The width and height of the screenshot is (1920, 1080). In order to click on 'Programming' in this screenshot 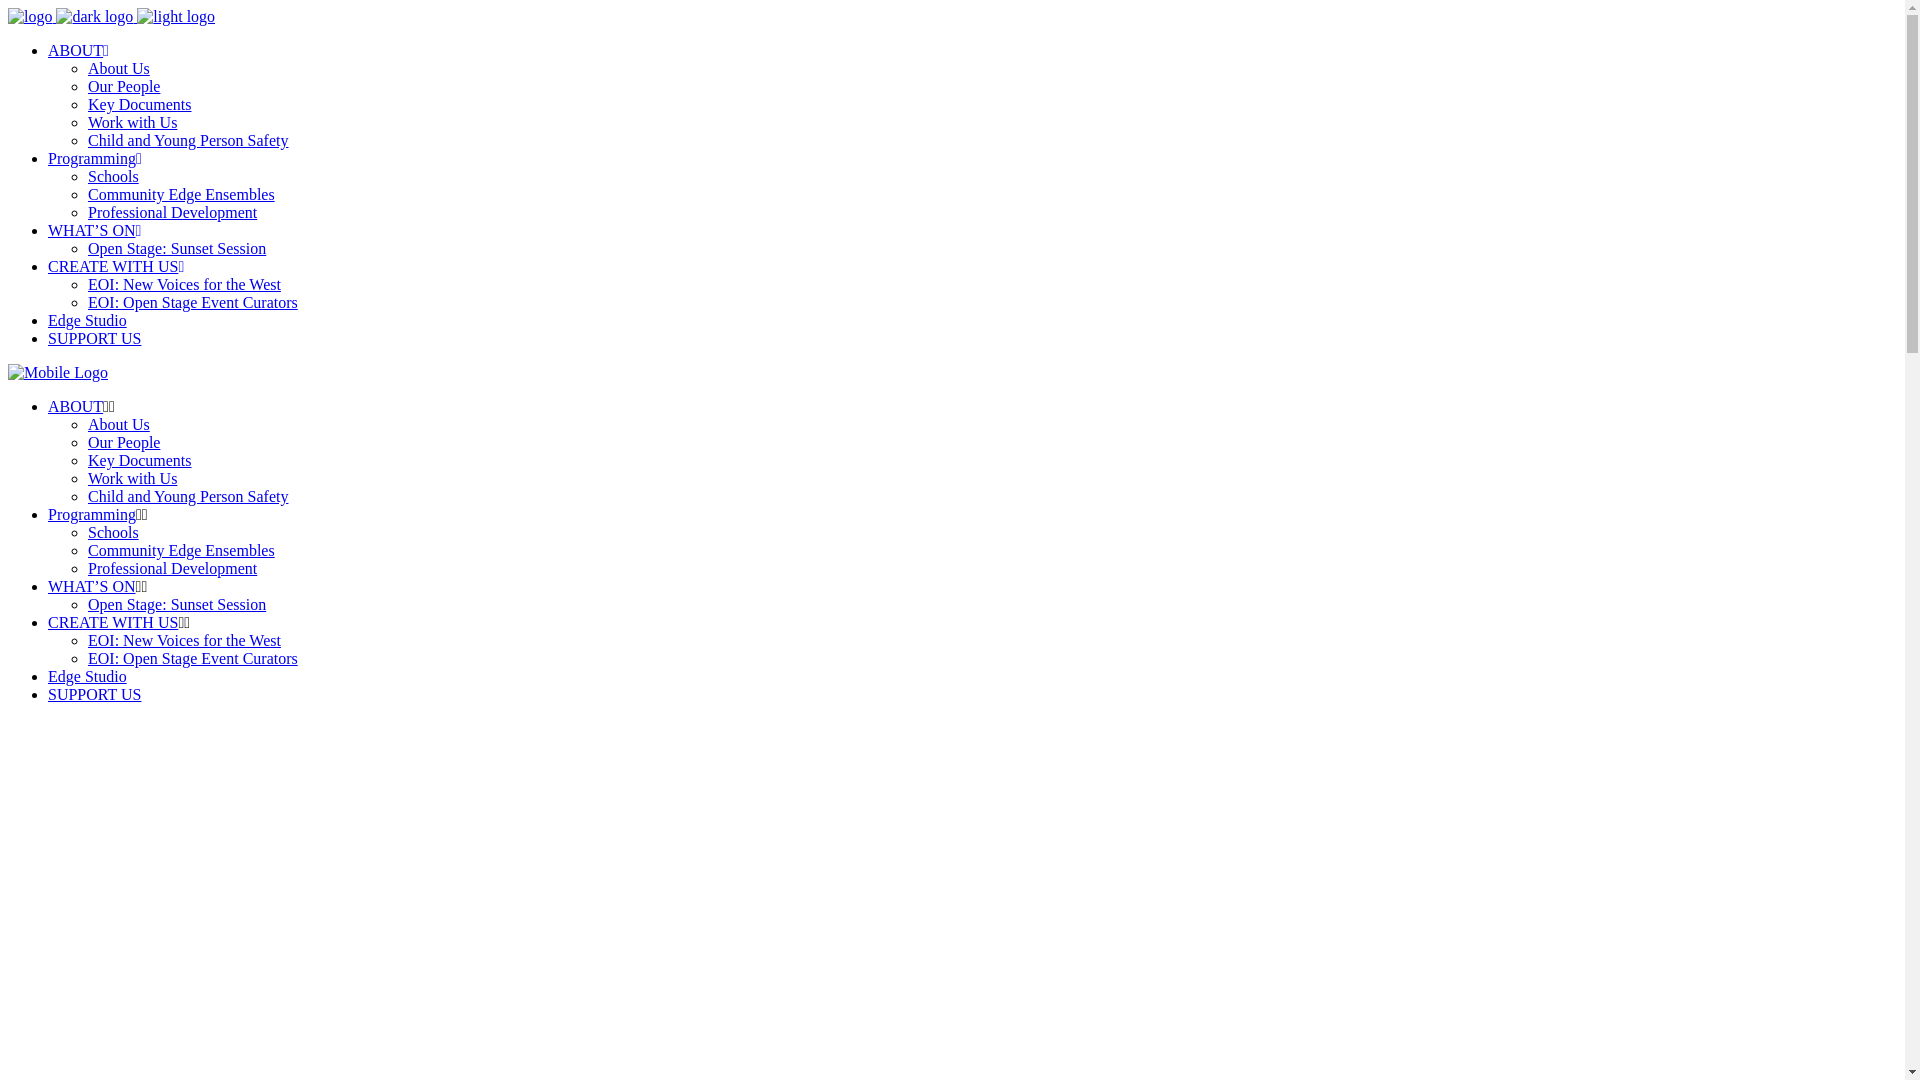, I will do `click(90, 513)`.